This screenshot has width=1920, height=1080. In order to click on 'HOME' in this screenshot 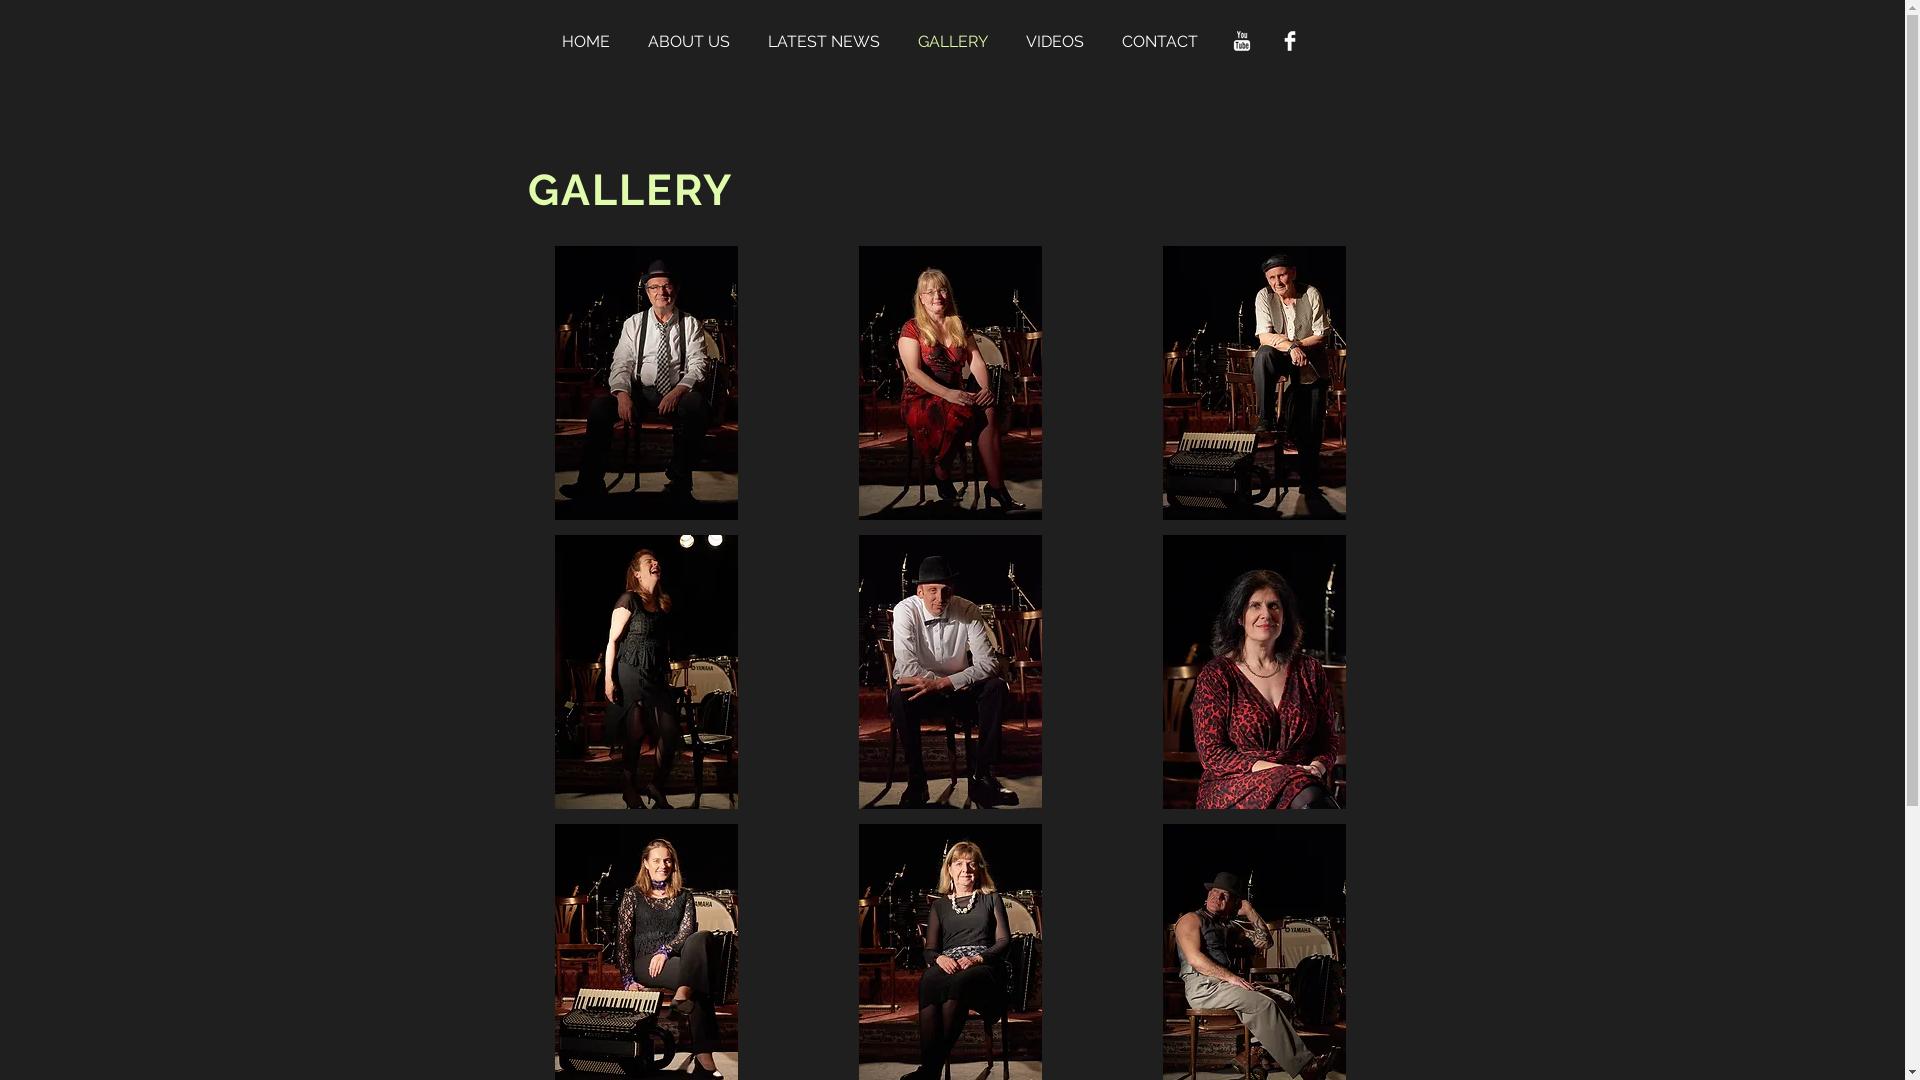, I will do `click(594, 41)`.